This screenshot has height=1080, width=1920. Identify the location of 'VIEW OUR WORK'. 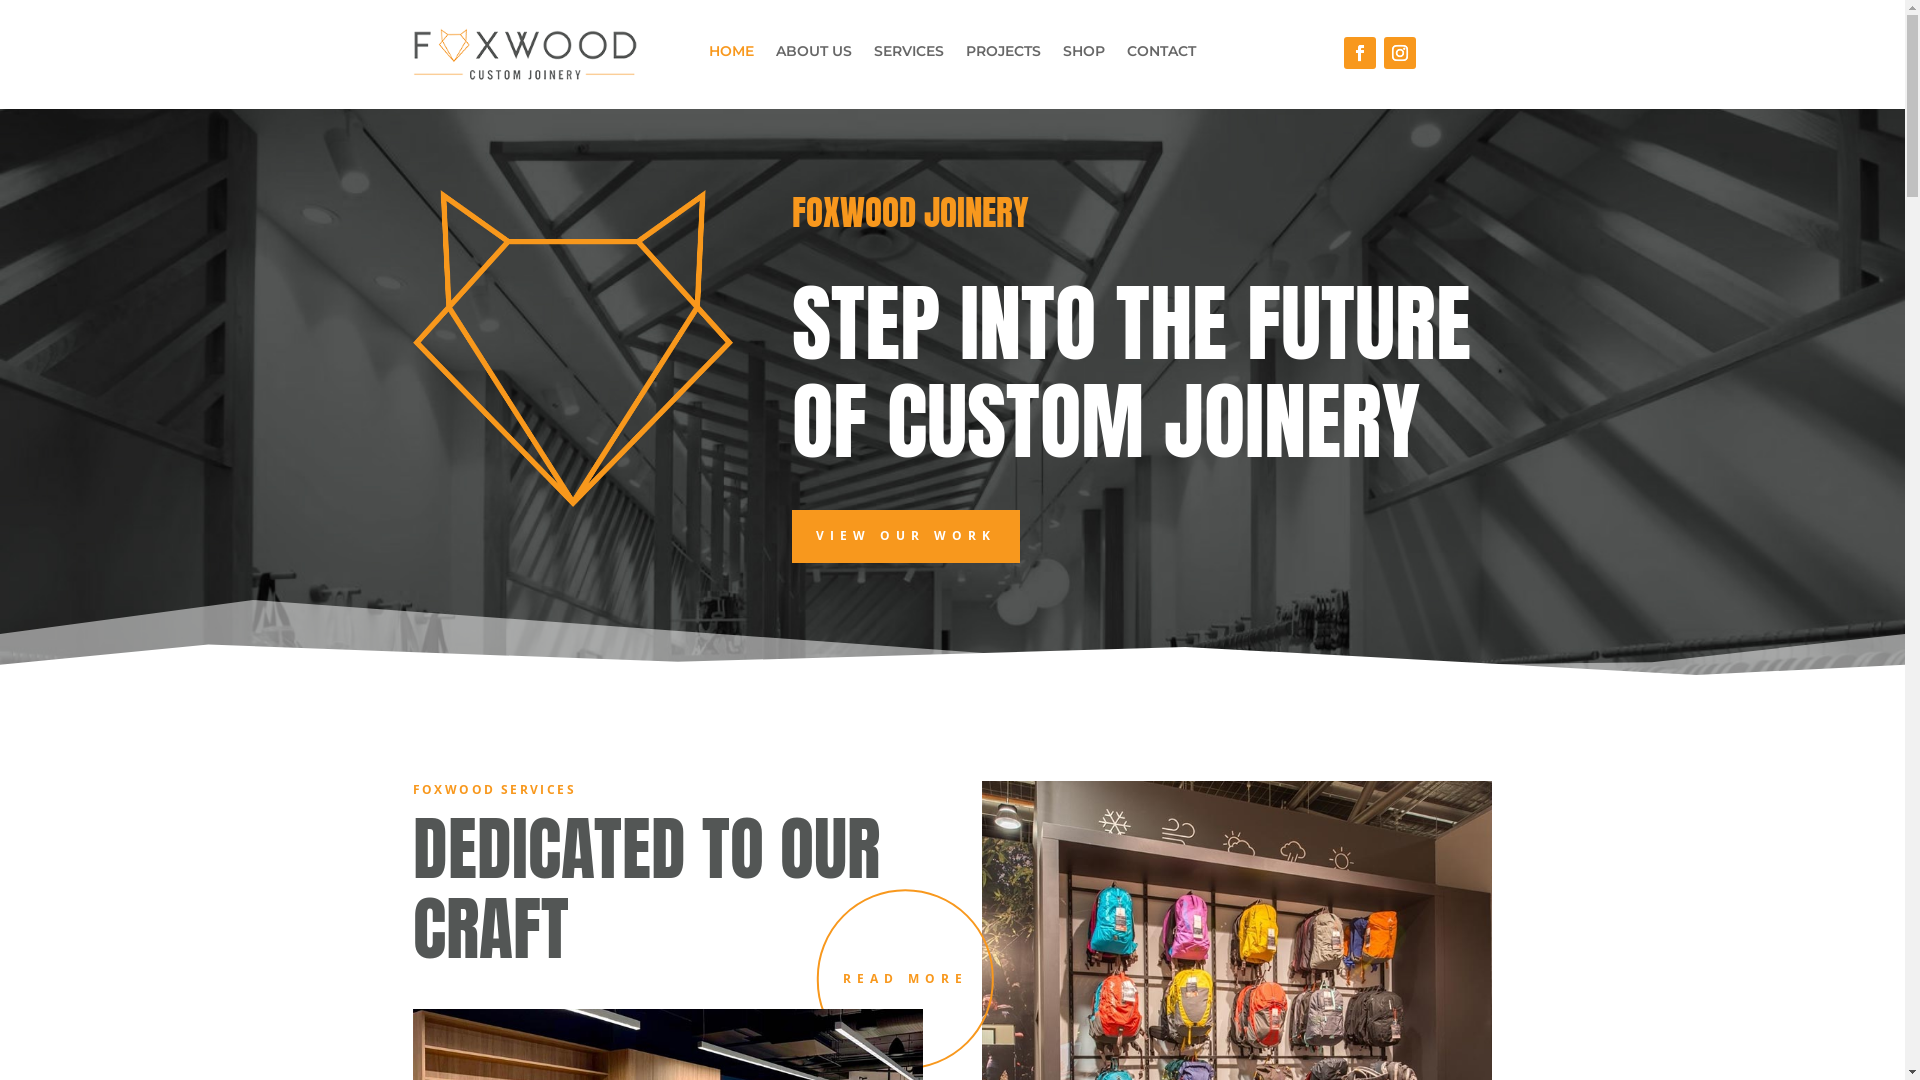
(791, 535).